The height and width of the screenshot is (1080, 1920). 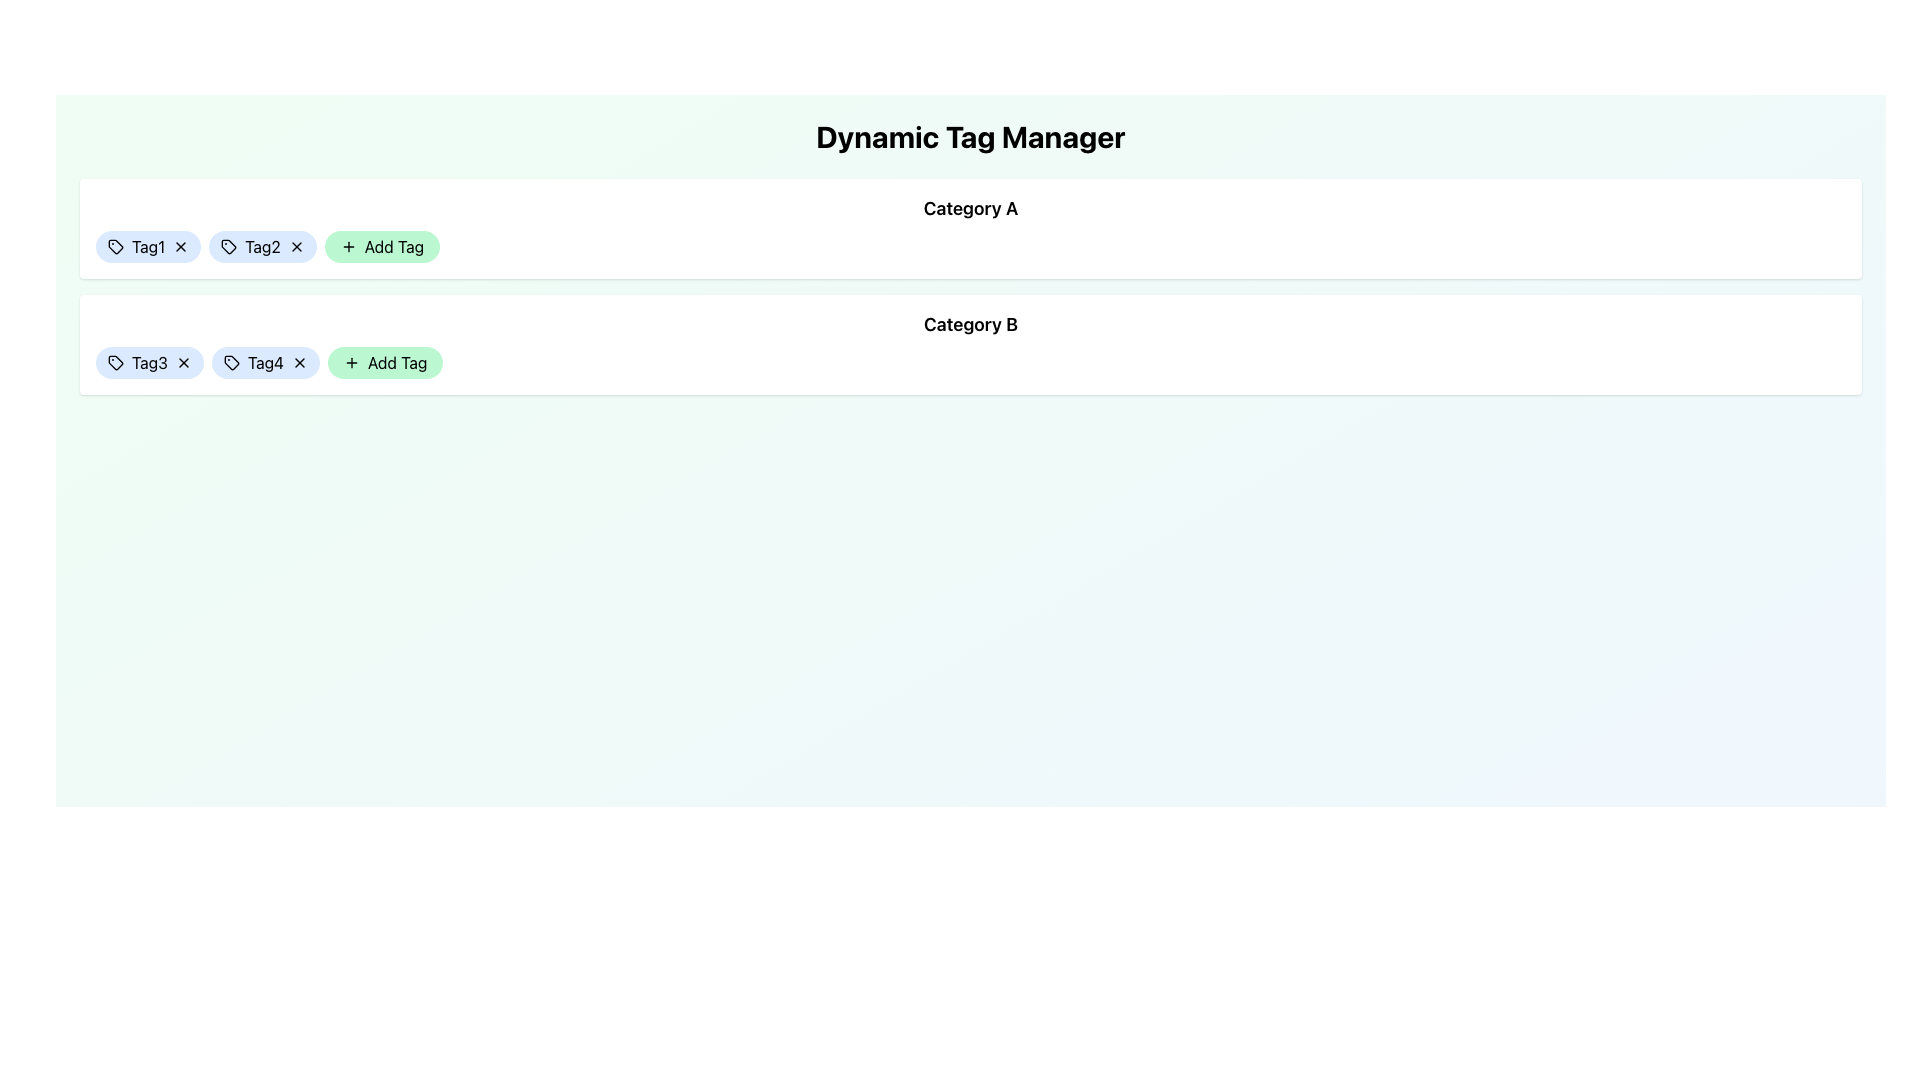 I want to click on the 'X' icon located next to the 'Tag2' element, so click(x=262, y=245).